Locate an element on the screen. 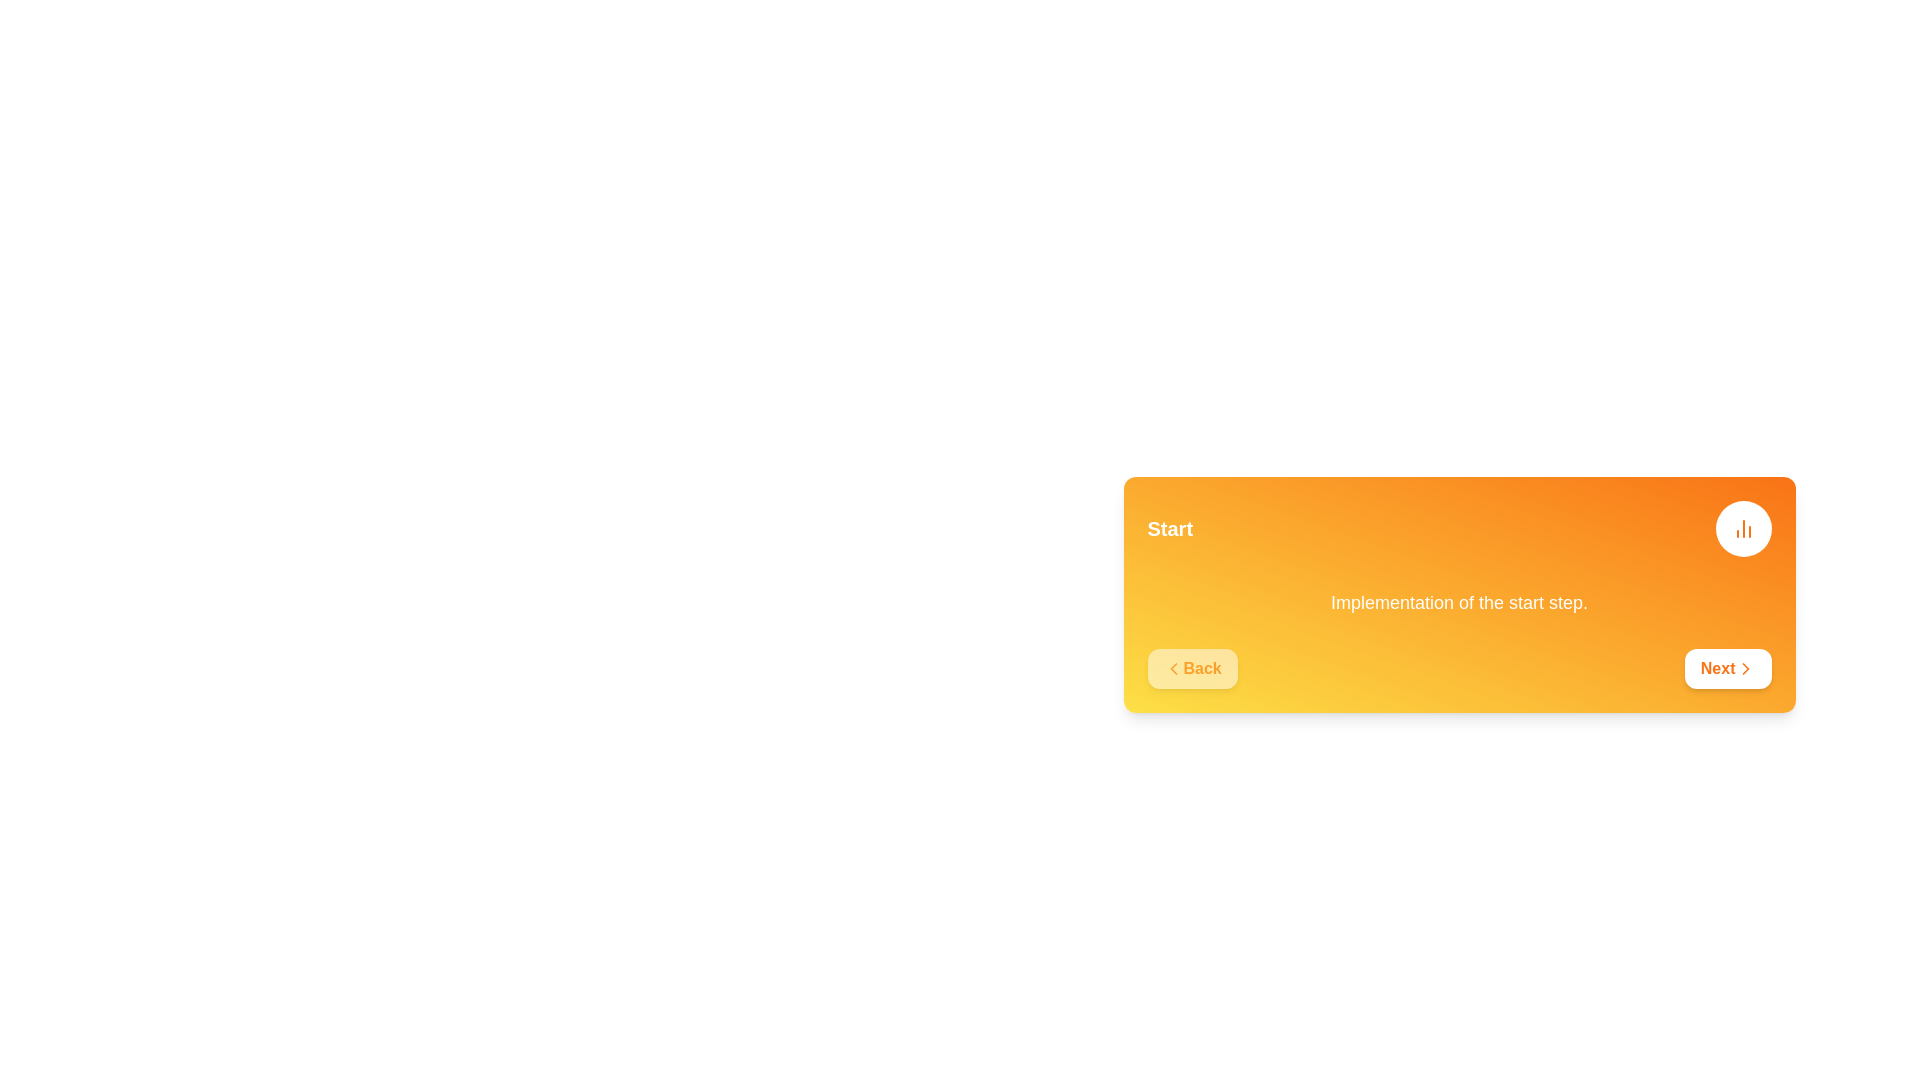 Image resolution: width=1920 pixels, height=1080 pixels. the 'Back' button containing the leftward chevron SVG icon is located at coordinates (1173, 668).